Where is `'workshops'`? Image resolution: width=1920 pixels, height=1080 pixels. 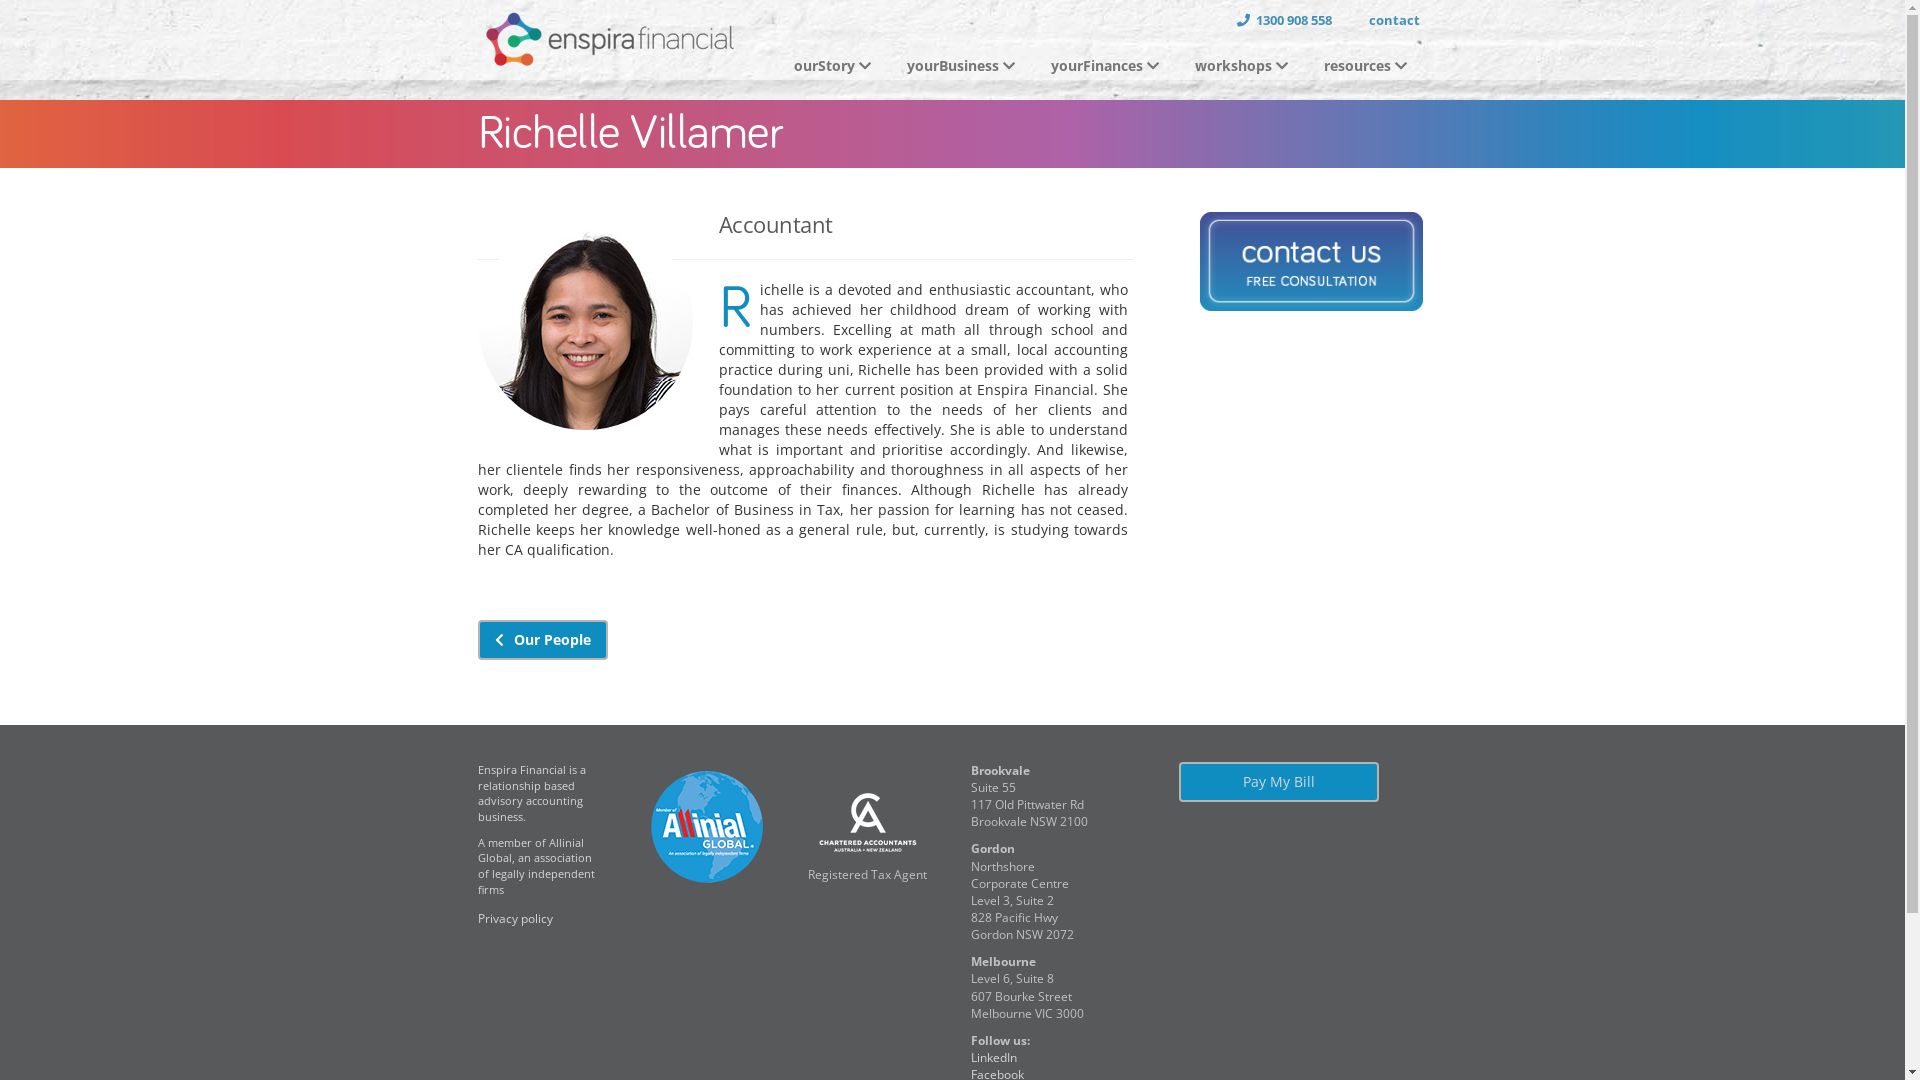
'workshops' is located at coordinates (1242, 64).